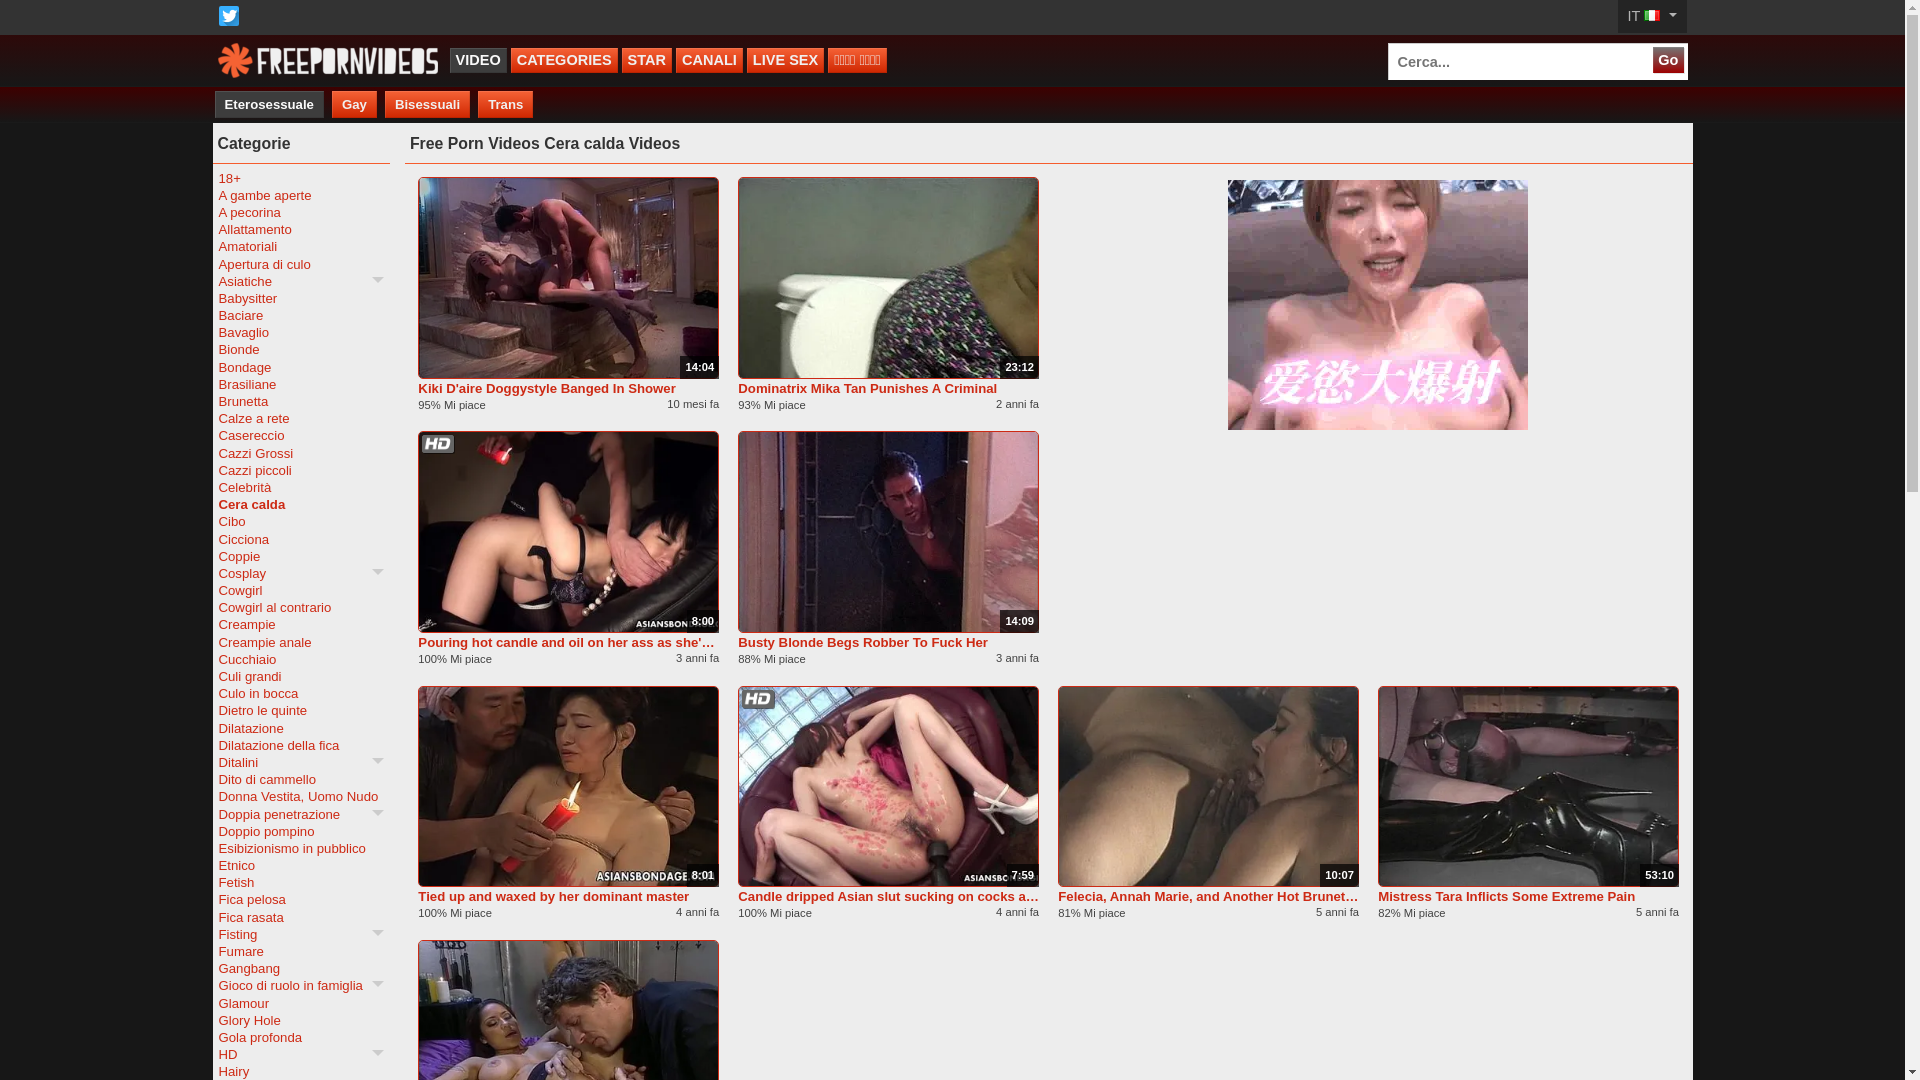  Describe the element at coordinates (300, 589) in the screenshot. I see `'Cowgirl'` at that location.